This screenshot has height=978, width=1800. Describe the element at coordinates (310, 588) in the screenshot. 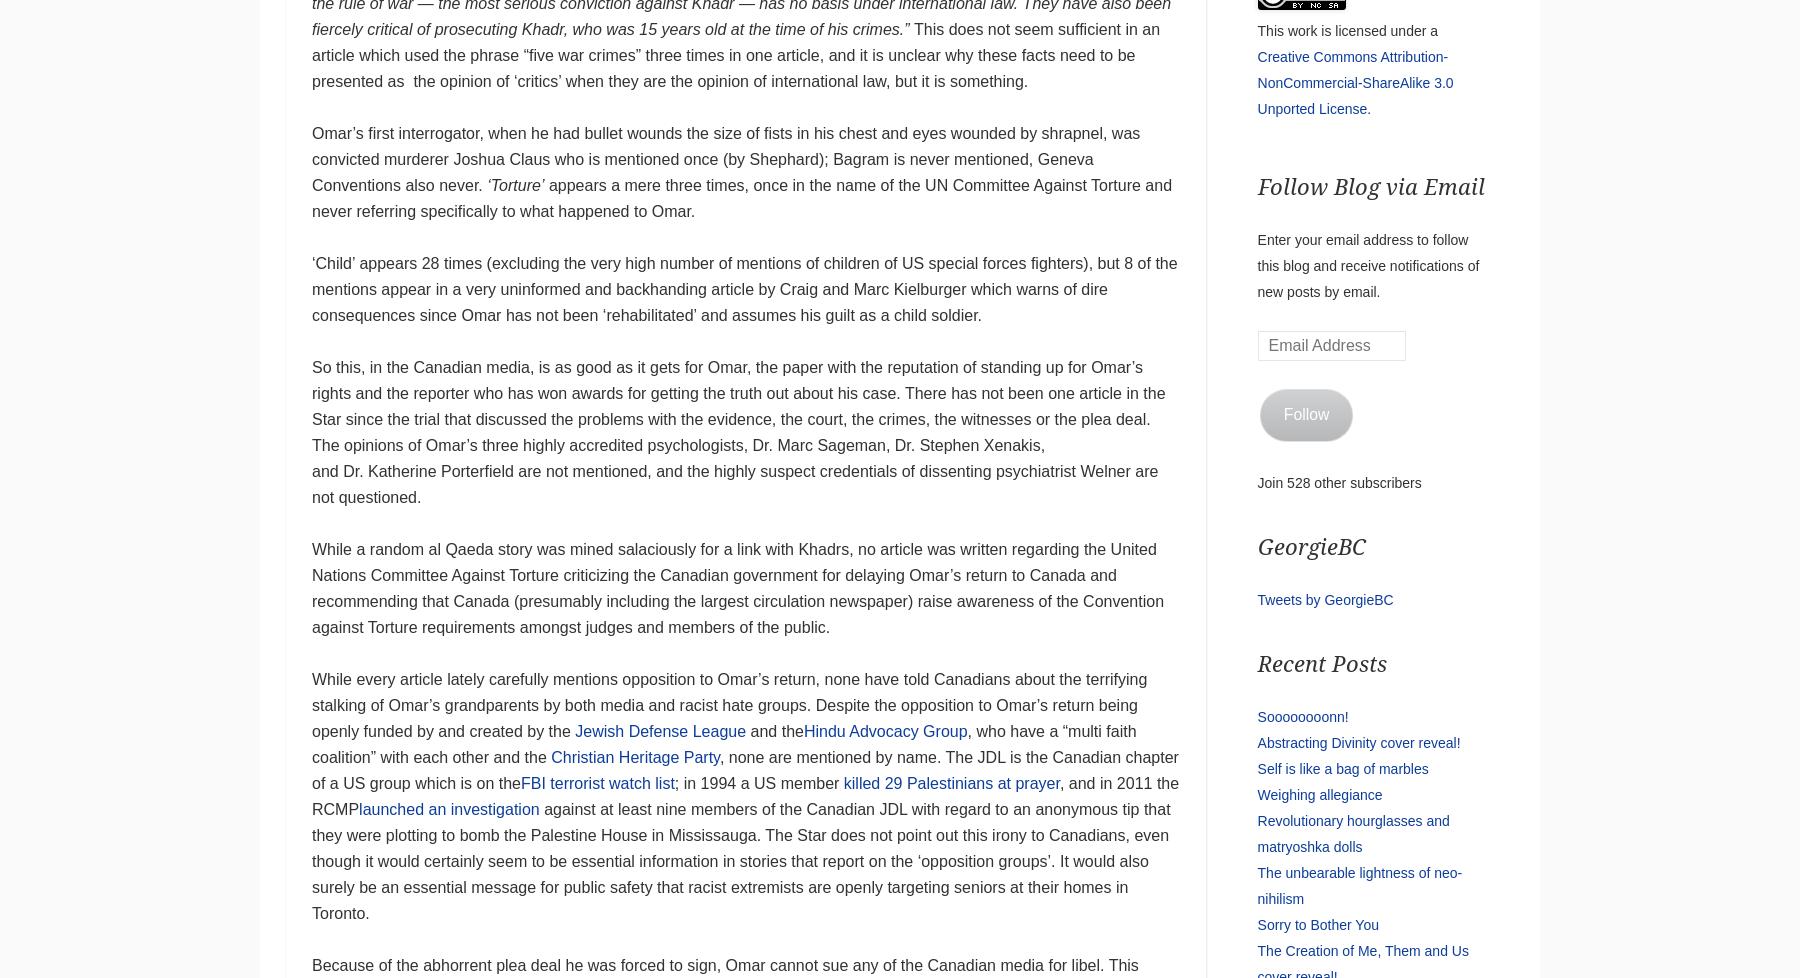

I see `'While a random al Qaeda story was mined salaciously for a link with Khadrs, no article was written regarding the United Nations Committee Against Torture criticizing the Canadian government for delaying Omar’s return to Canada and recommending that Canada (presumably including the largest circulation newspaper) raise awareness of the Convention against Torture requirements amongst judges and members of the public.'` at that location.